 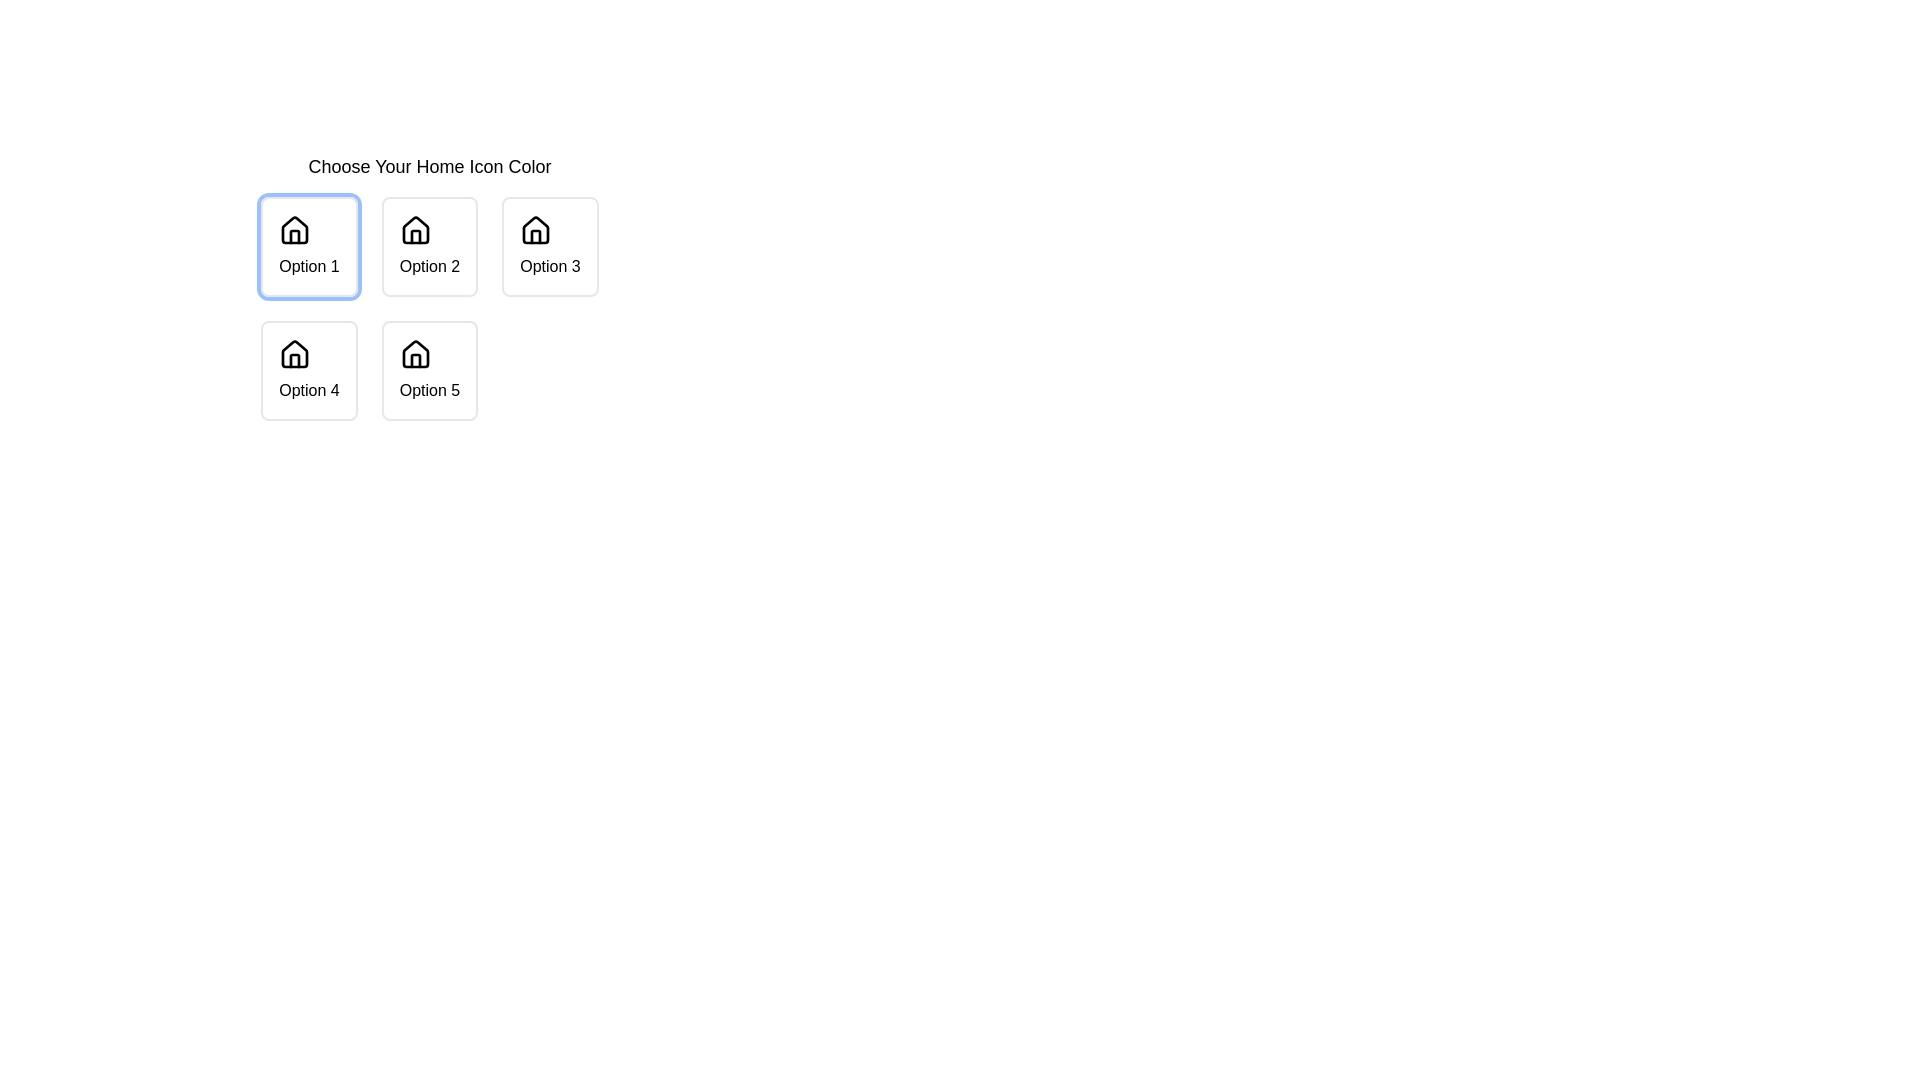 I want to click on the second house icon in the top row of the 'Option 2' UI component, so click(x=414, y=229).